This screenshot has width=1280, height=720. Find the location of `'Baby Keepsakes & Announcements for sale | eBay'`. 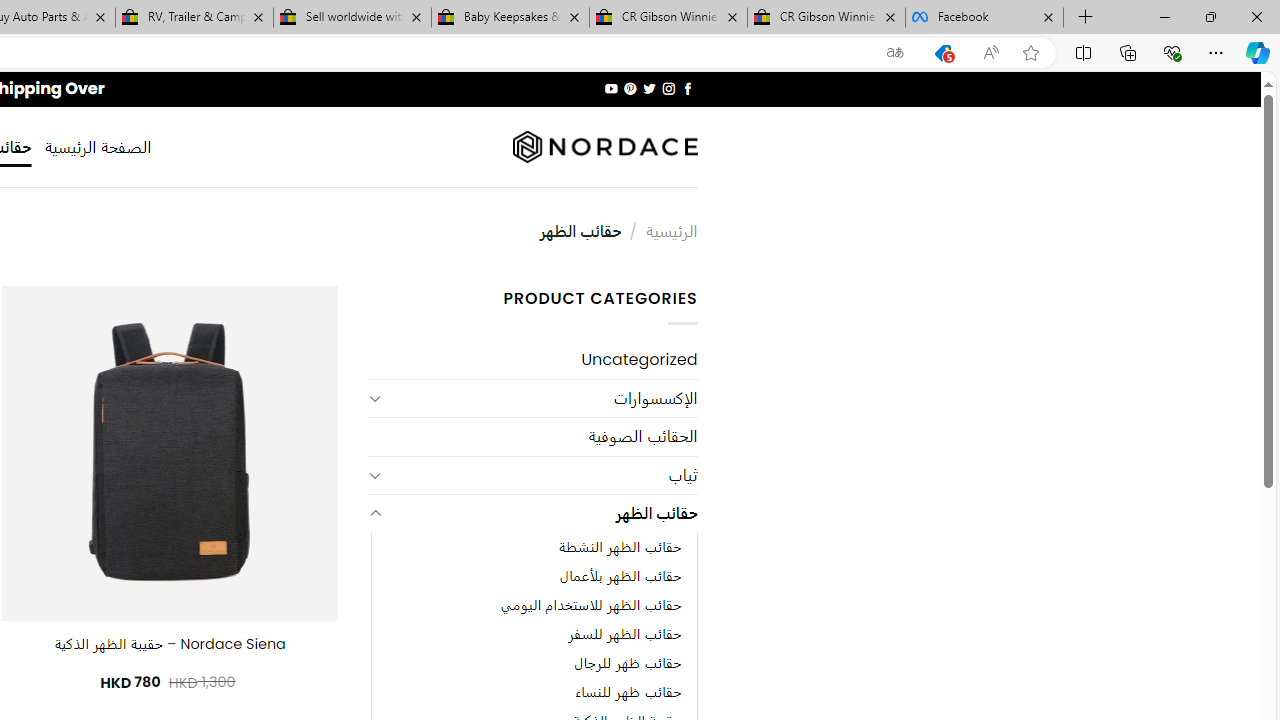

'Baby Keepsakes & Announcements for sale | eBay' is located at coordinates (510, 17).